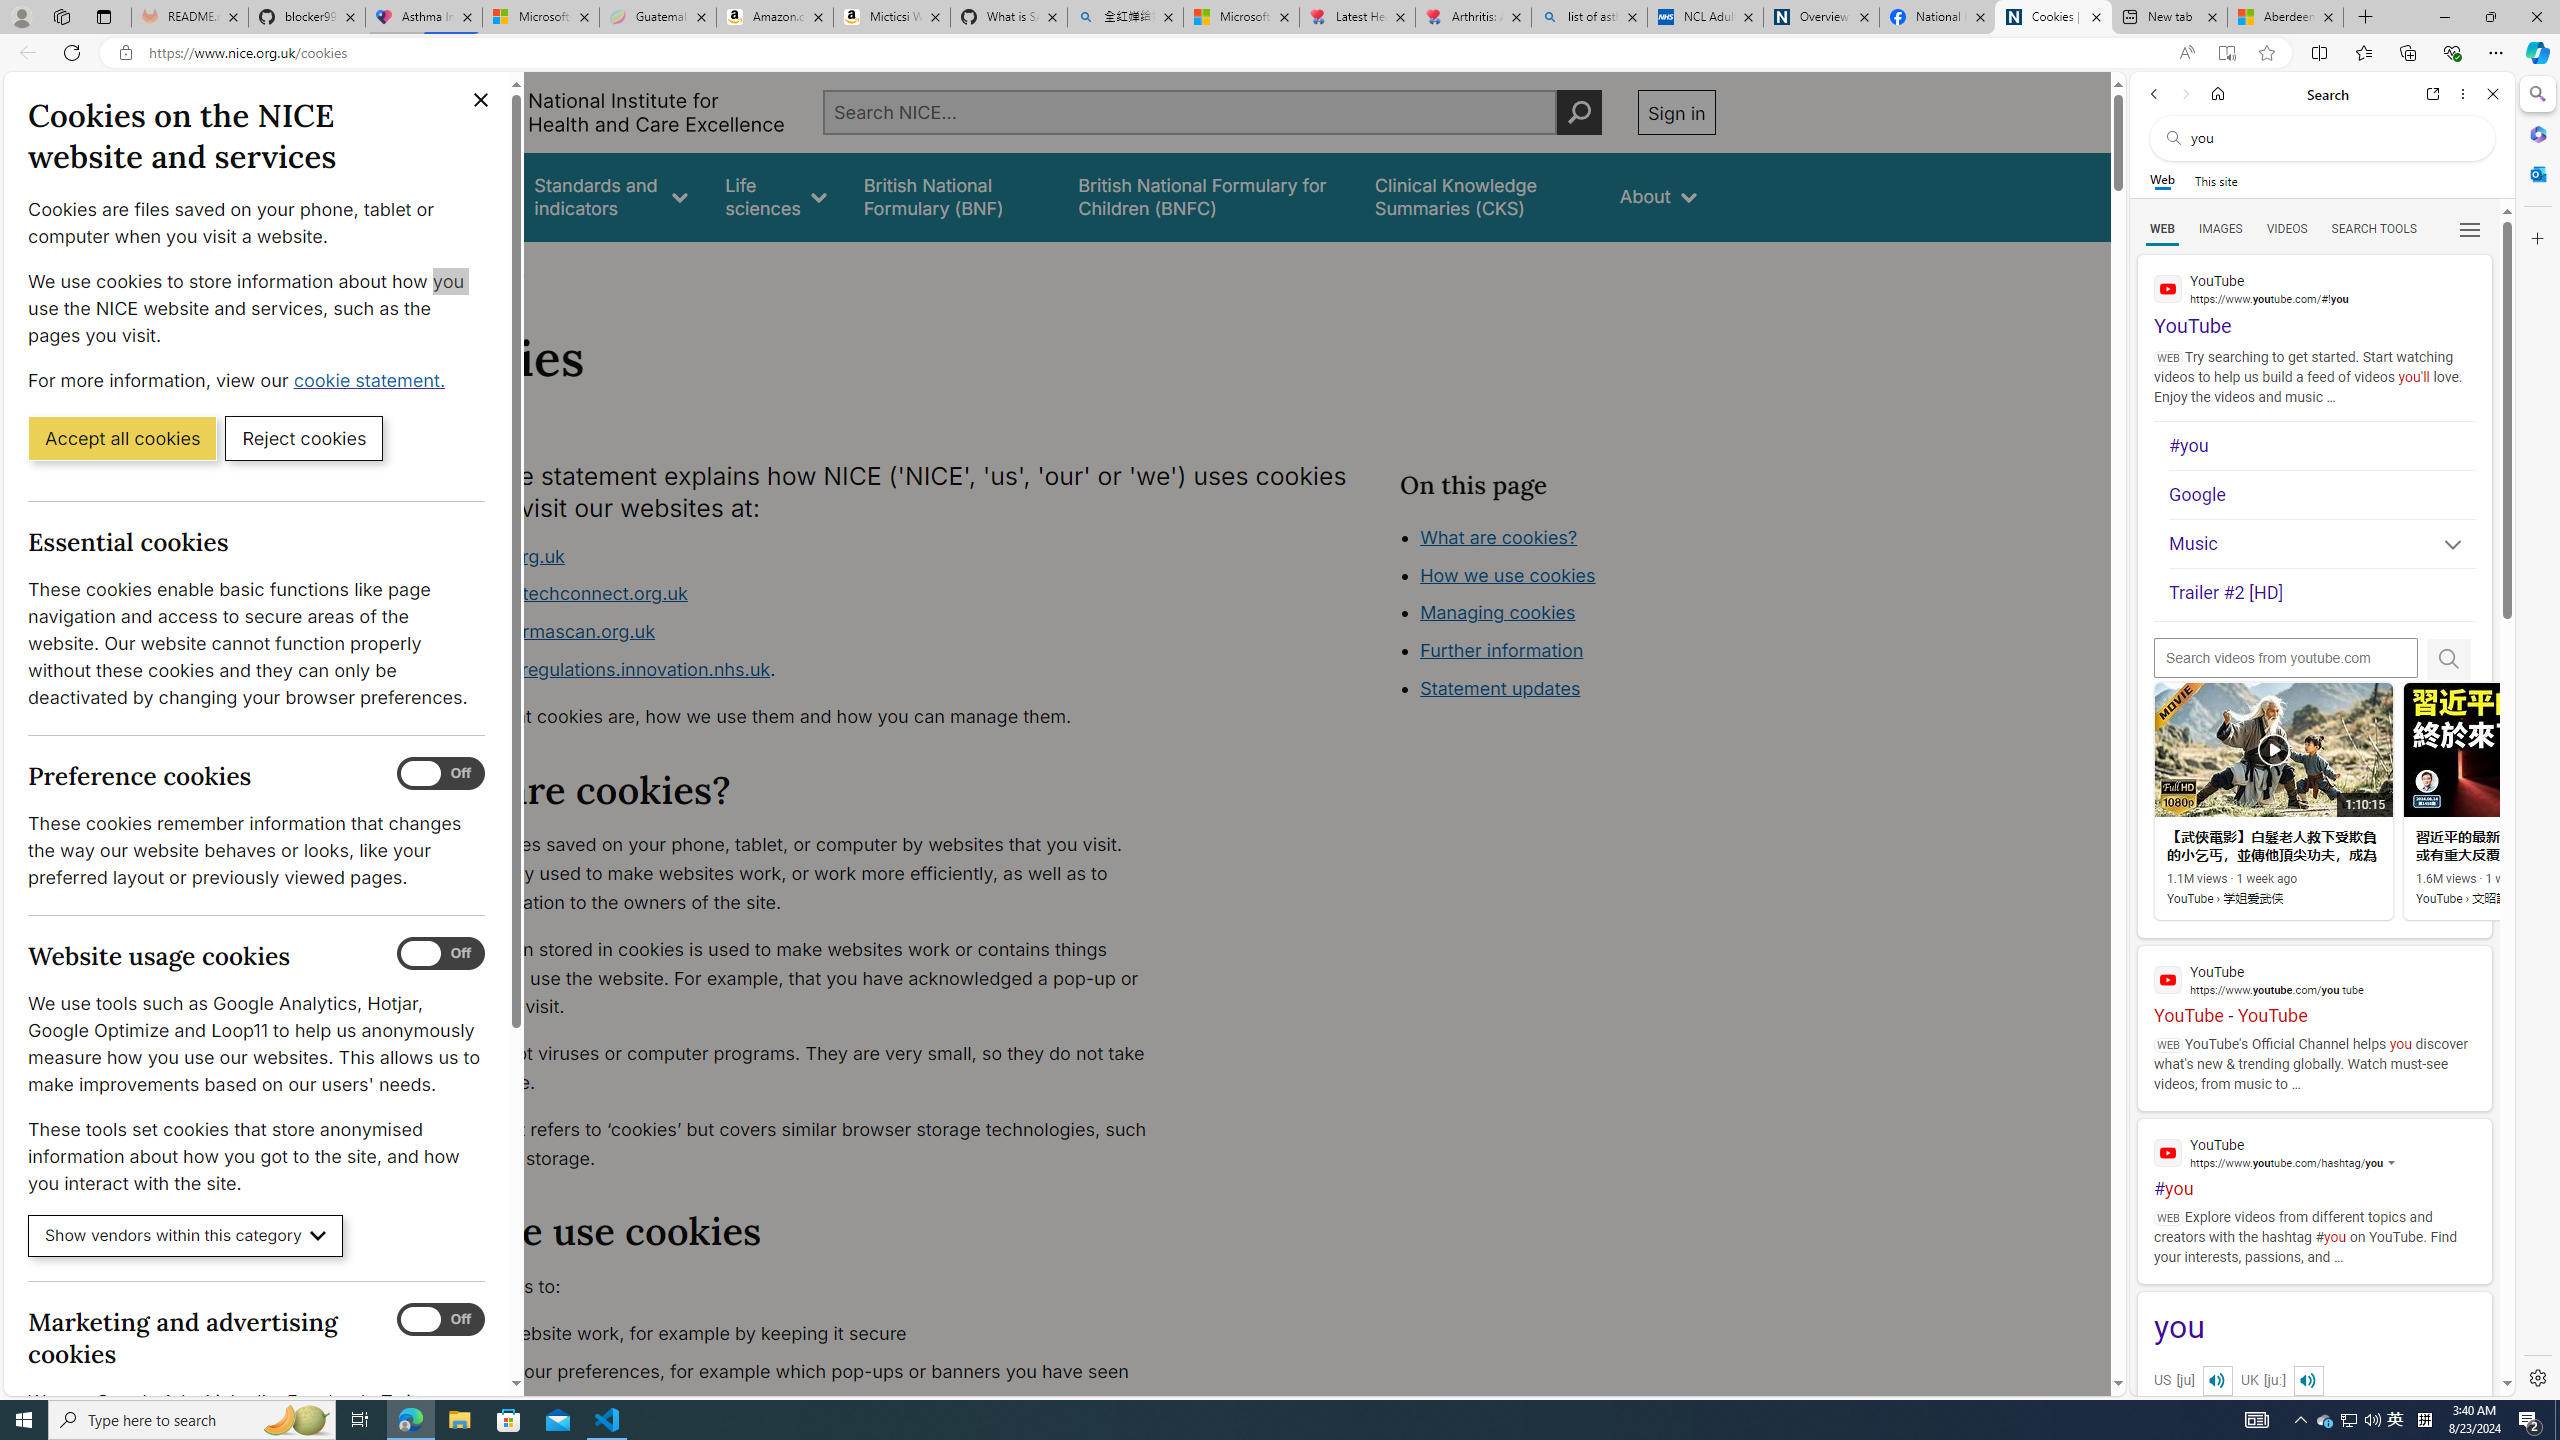 The image size is (2560, 1440). Describe the element at coordinates (2463, 93) in the screenshot. I see `'More options'` at that location.